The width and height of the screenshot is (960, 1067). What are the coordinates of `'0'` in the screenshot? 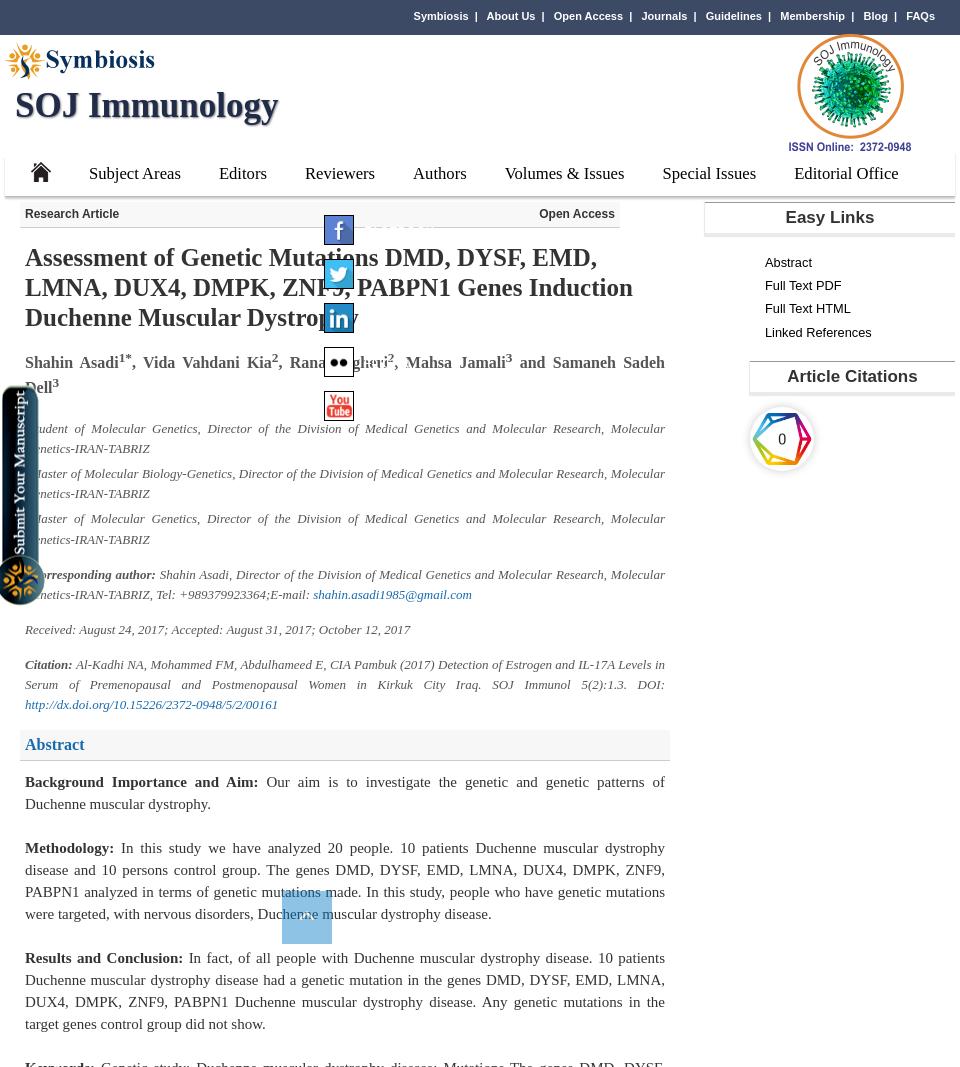 It's located at (781, 437).